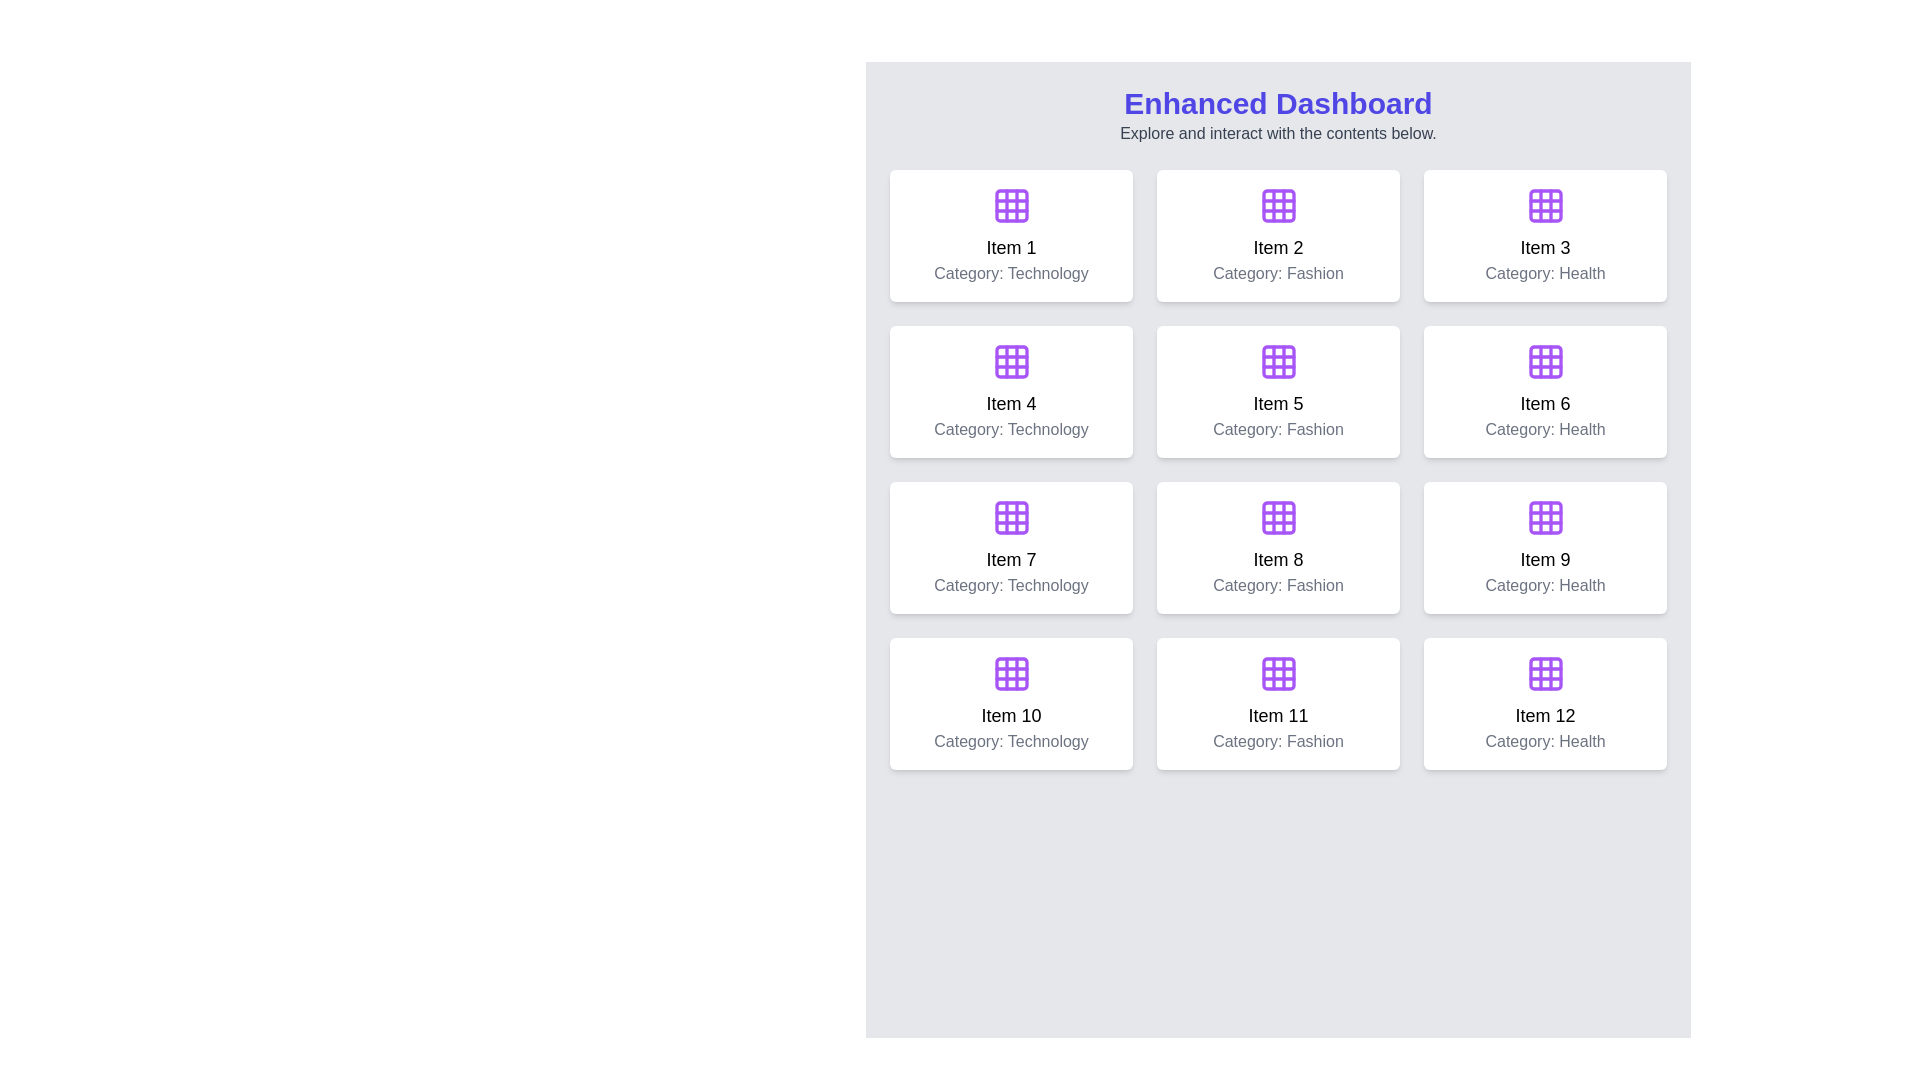  Describe the element at coordinates (1011, 741) in the screenshot. I see `the text label displaying 'Category: Technology', which is styled in gray and located at the bottom center of the card for 'Item 10'` at that location.